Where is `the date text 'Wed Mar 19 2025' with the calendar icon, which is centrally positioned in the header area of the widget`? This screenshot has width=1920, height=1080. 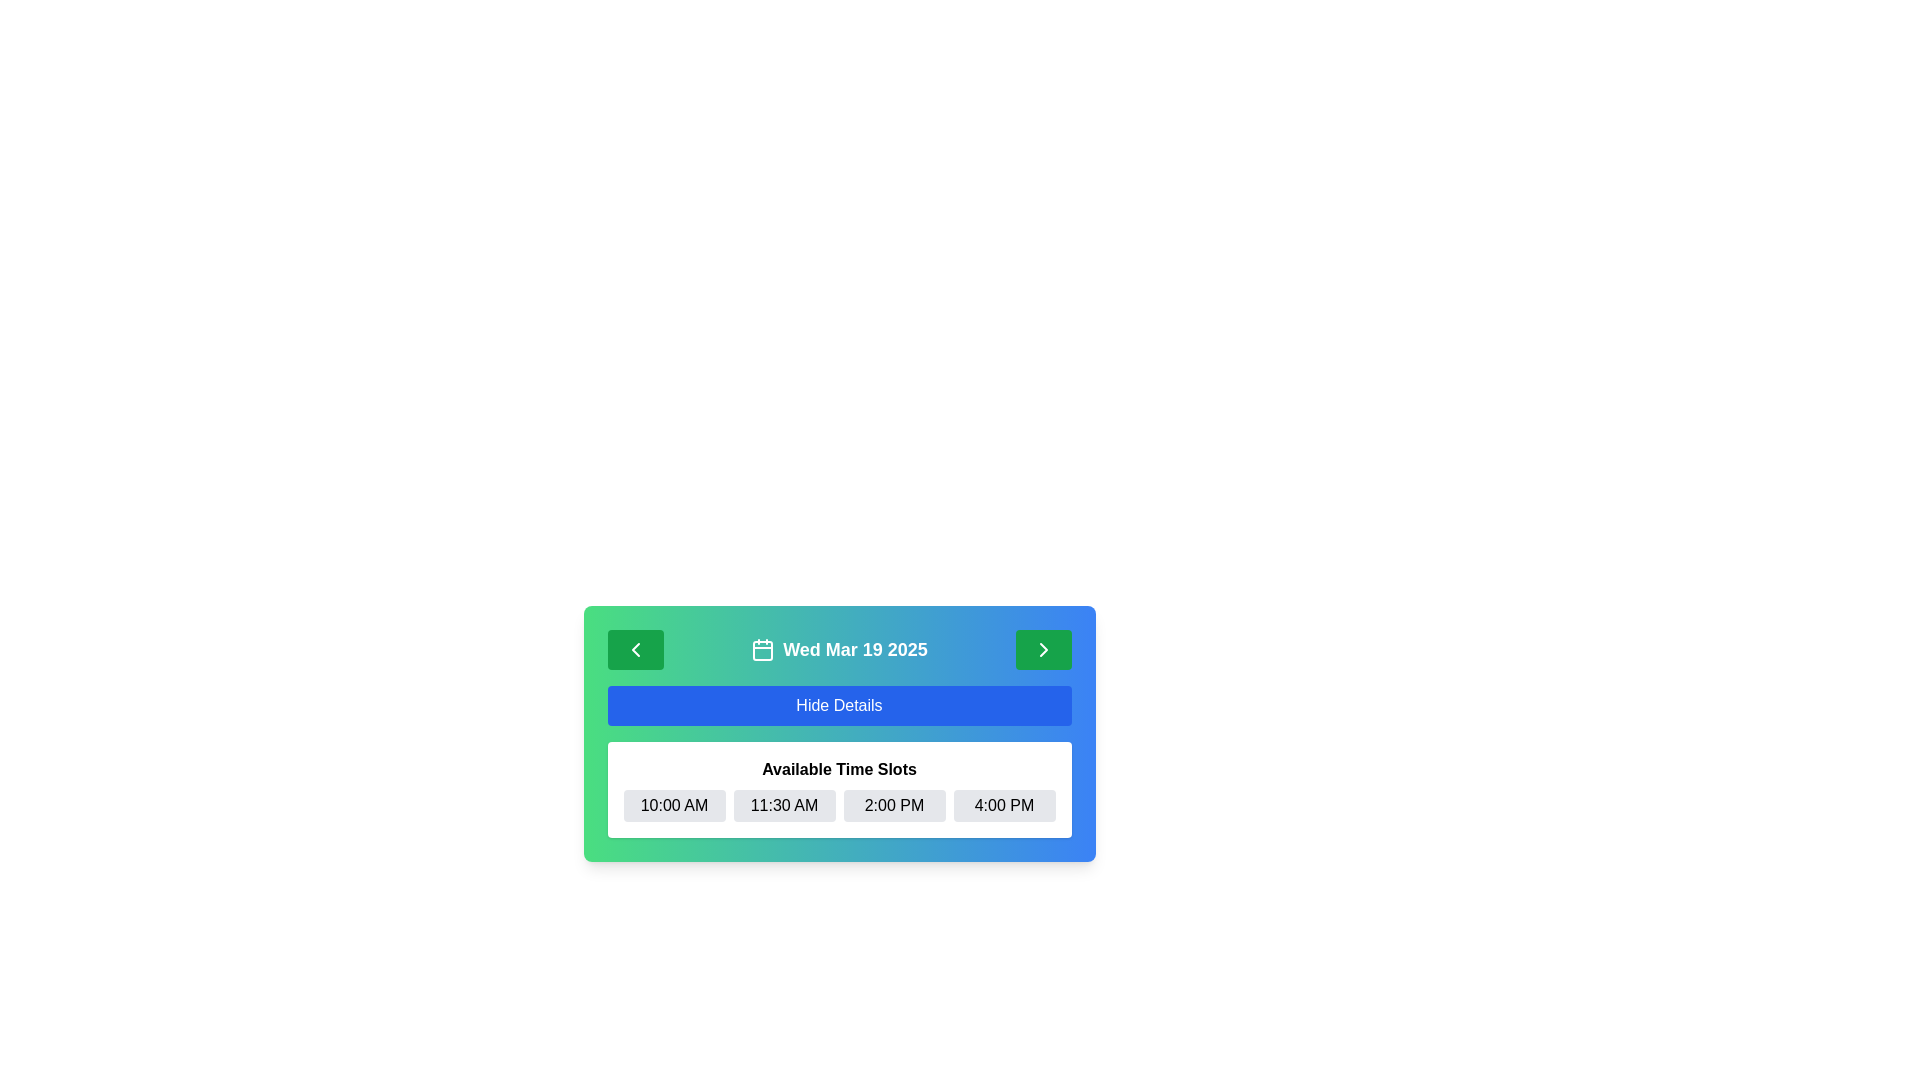 the date text 'Wed Mar 19 2025' with the calendar icon, which is centrally positioned in the header area of the widget is located at coordinates (839, 650).